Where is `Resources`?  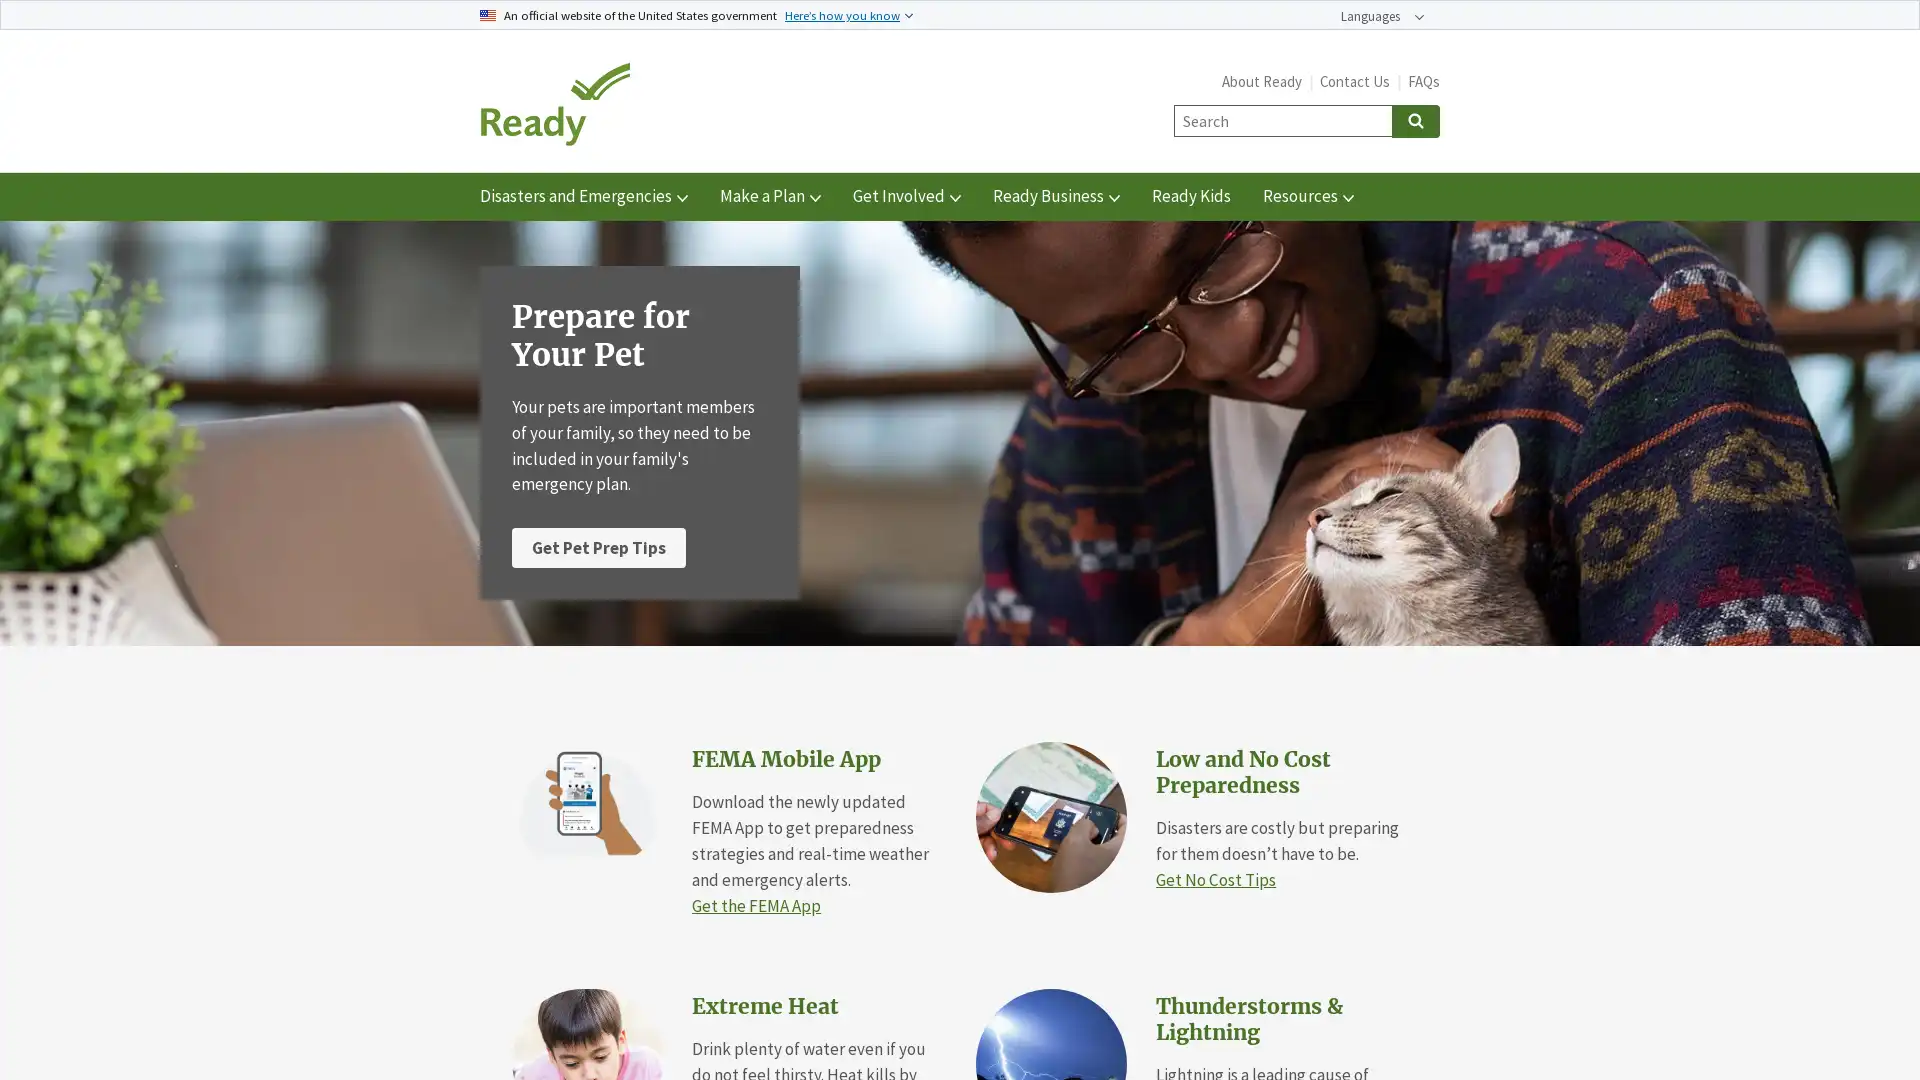 Resources is located at coordinates (1308, 196).